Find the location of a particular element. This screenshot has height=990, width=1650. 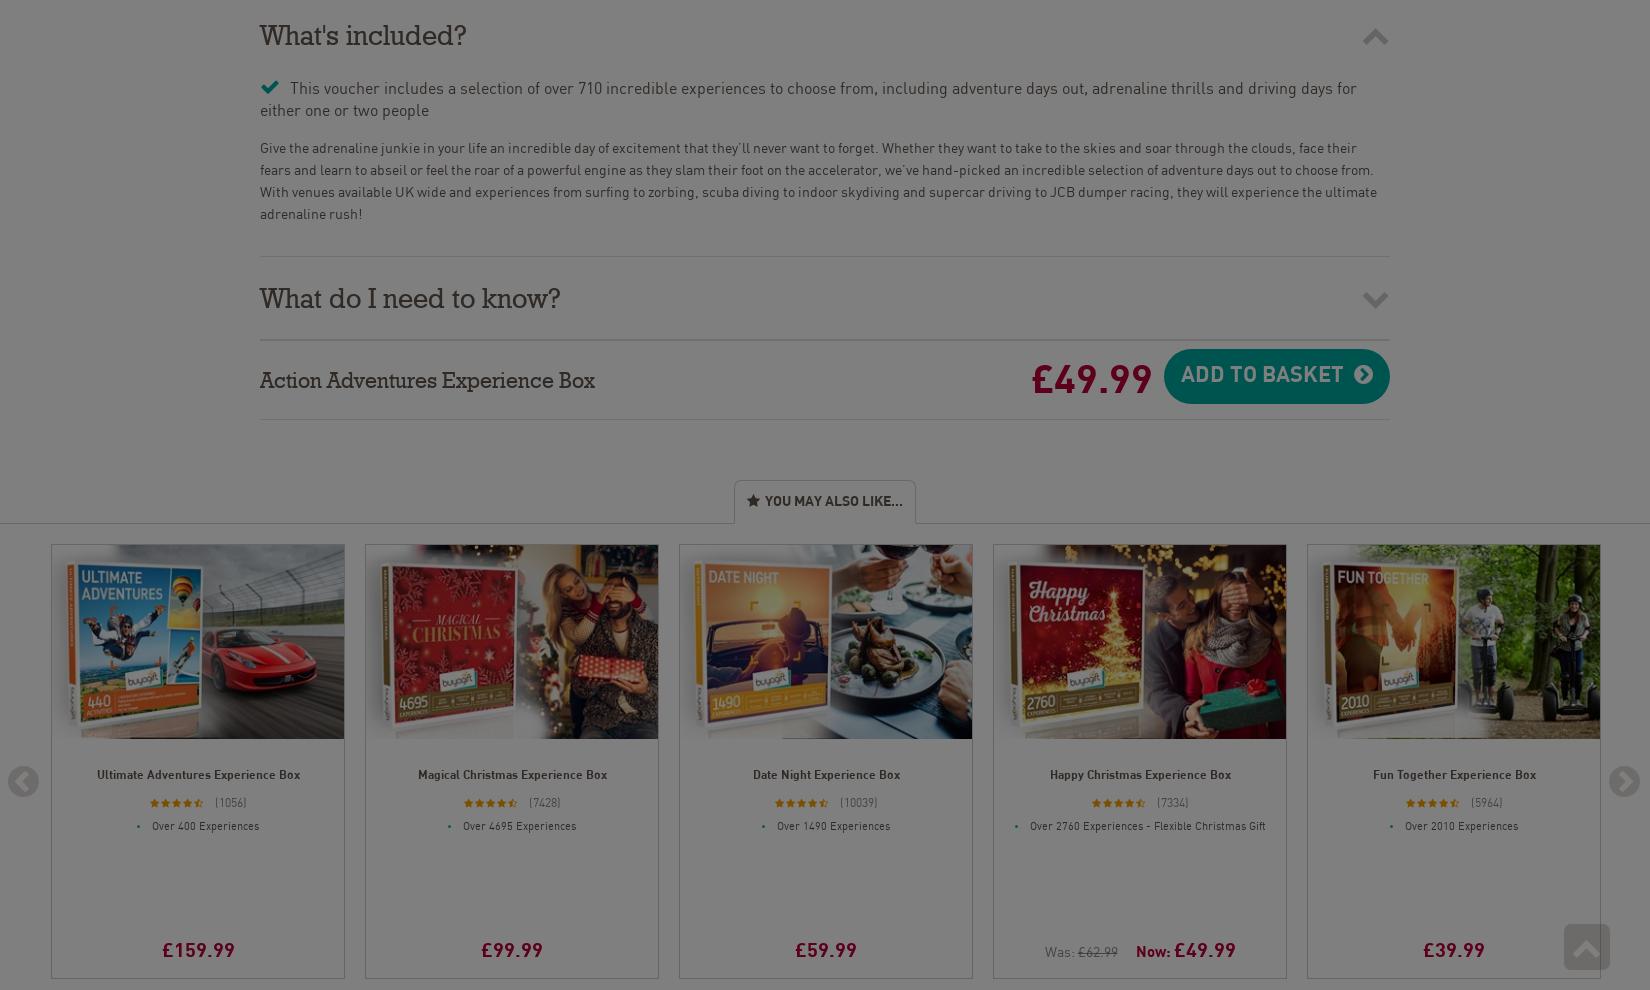

'Date Night Experience Box' is located at coordinates (825, 771).